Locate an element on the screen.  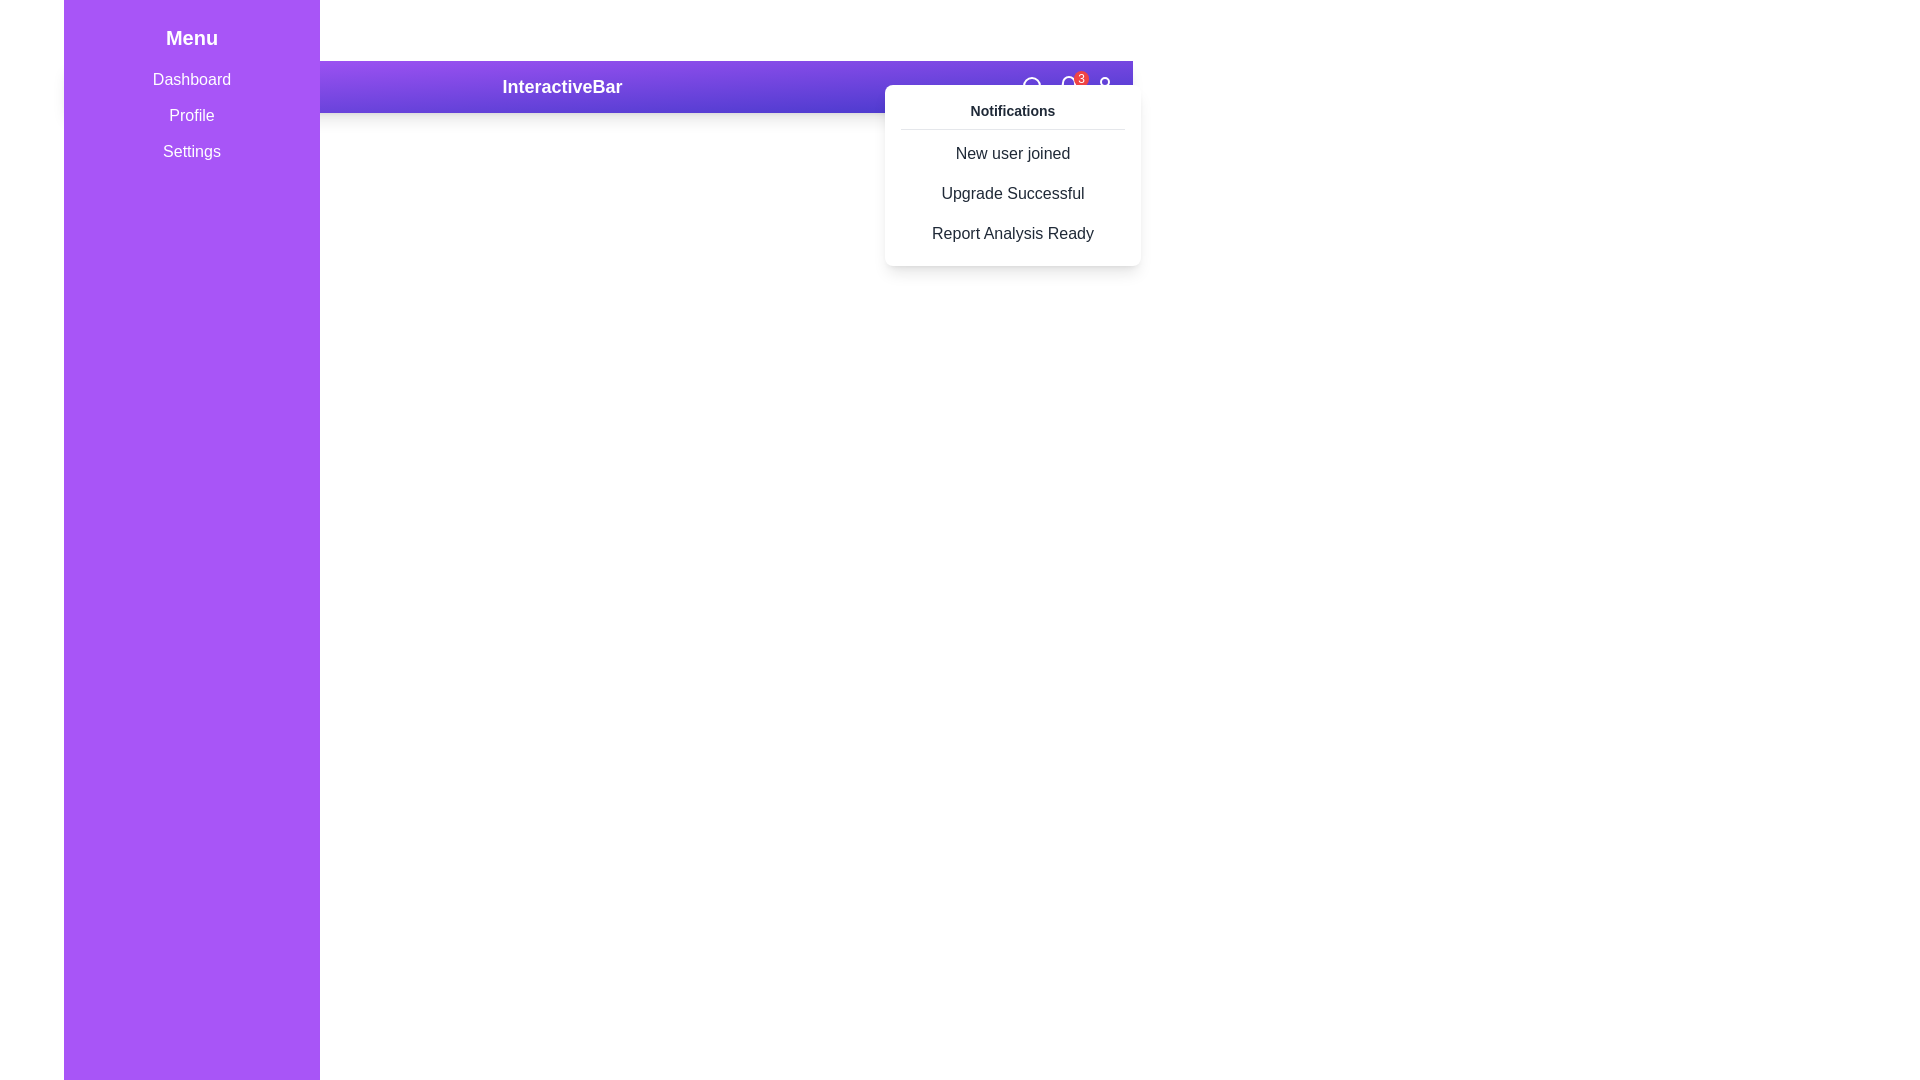
the vector graphic within the notification icon located in the top navigation bar on the right side, specifically the inner graphical element of the bell icon is located at coordinates (1068, 83).